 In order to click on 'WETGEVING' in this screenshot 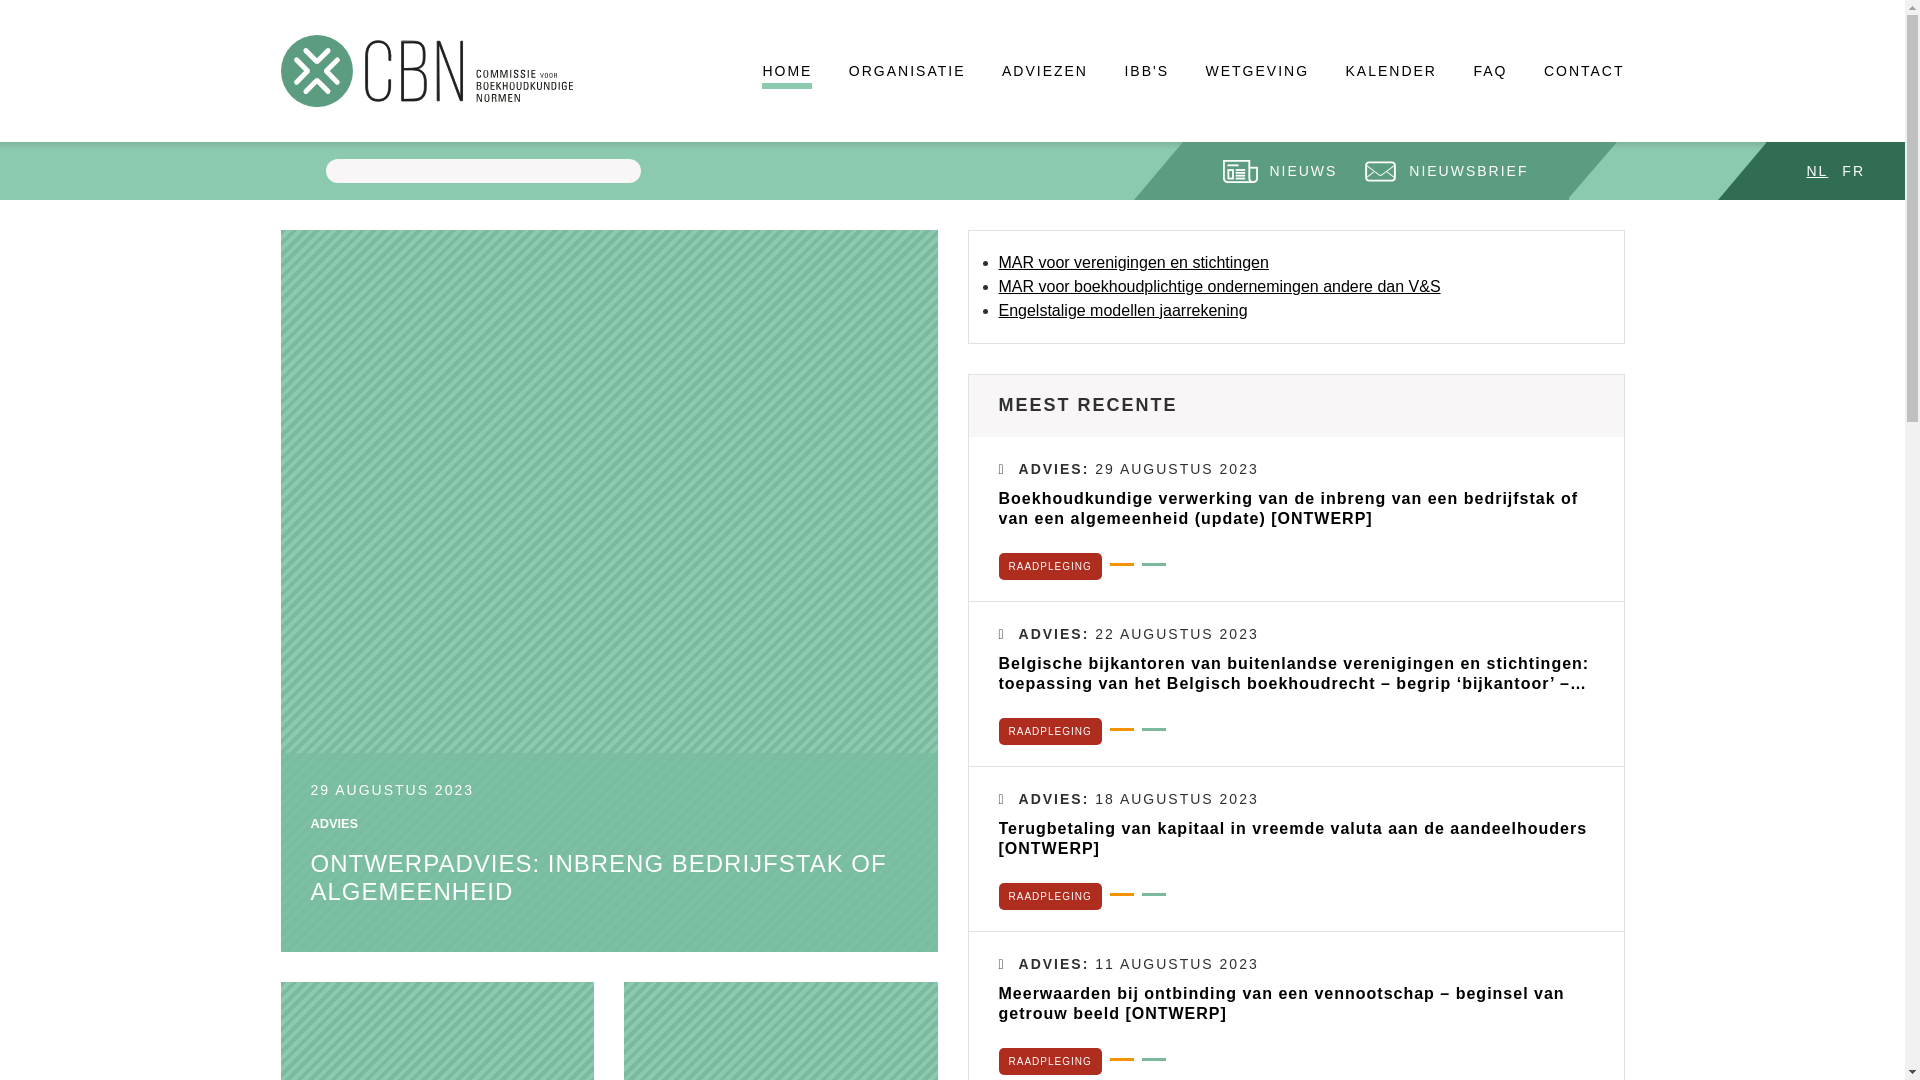, I will do `click(1256, 72)`.